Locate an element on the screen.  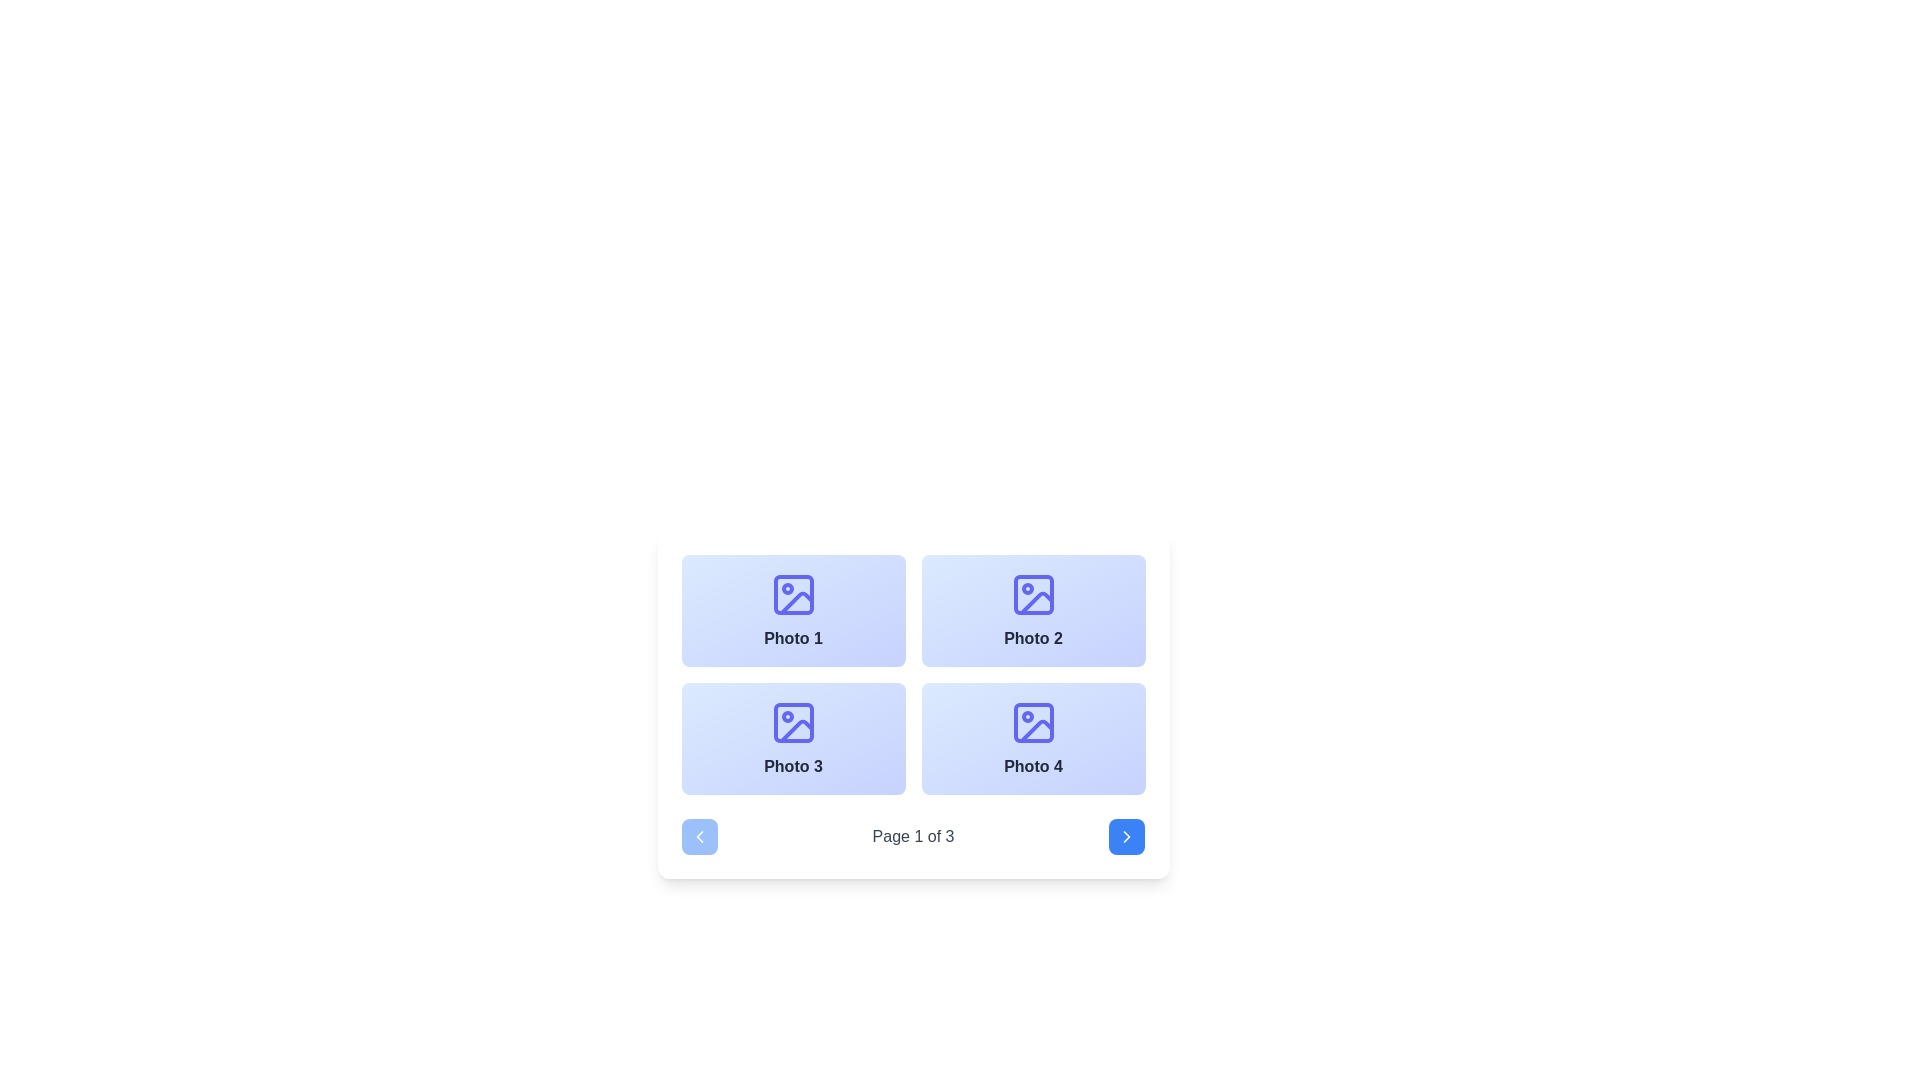
the text label displaying 'Photo 2', which is bold and dark against a light gradient background is located at coordinates (1033, 639).